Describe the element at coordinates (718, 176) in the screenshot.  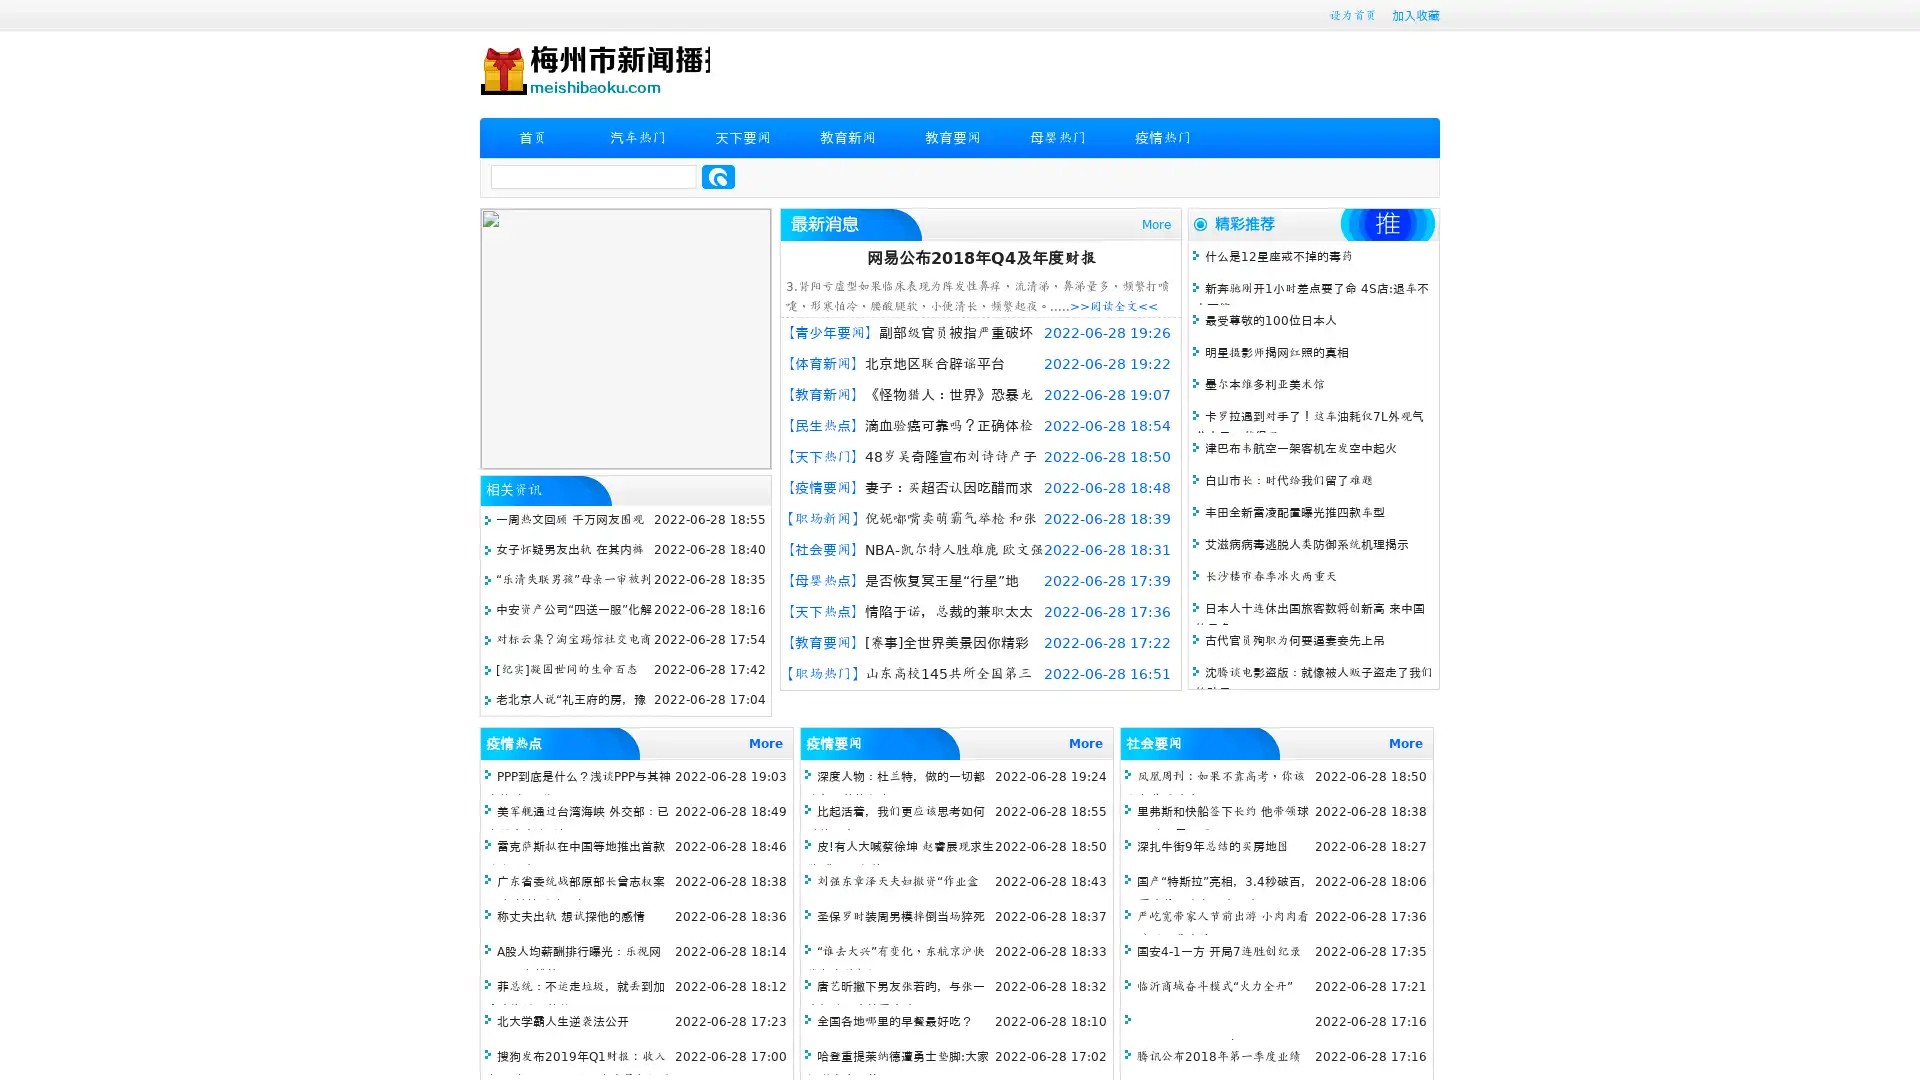
I see `Search` at that location.